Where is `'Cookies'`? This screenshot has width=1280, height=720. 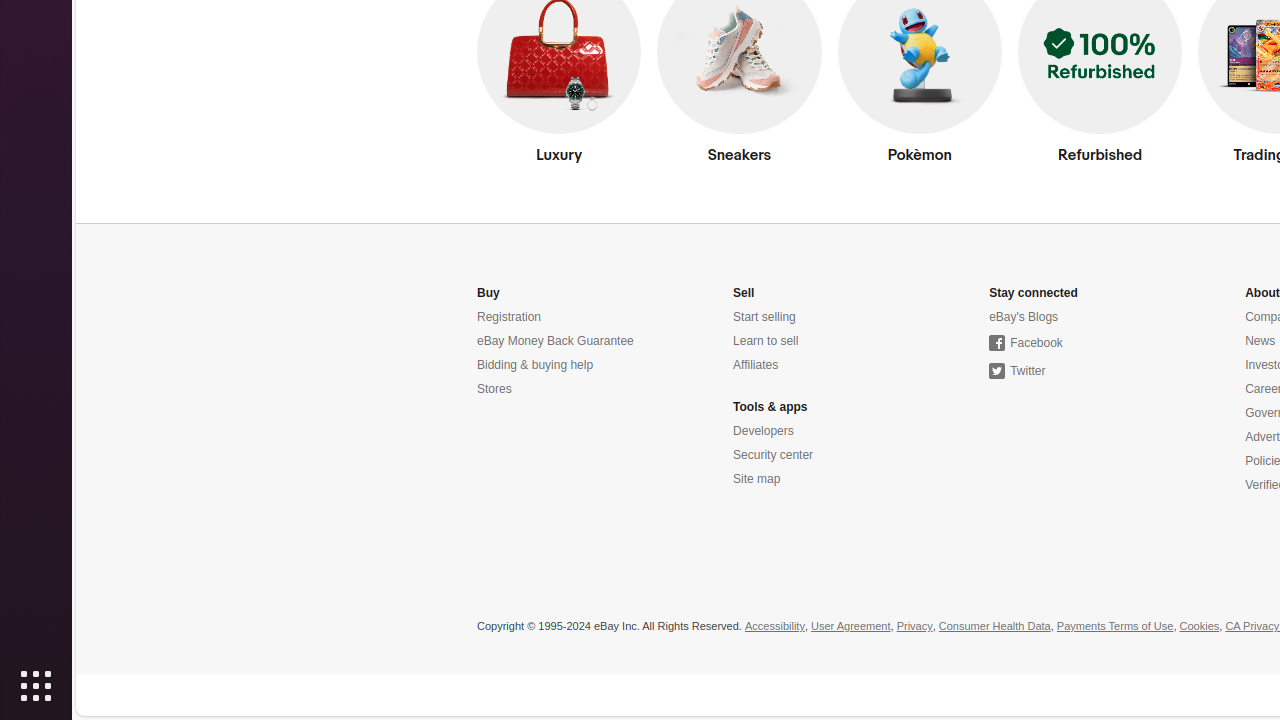
'Cookies' is located at coordinates (1199, 625).